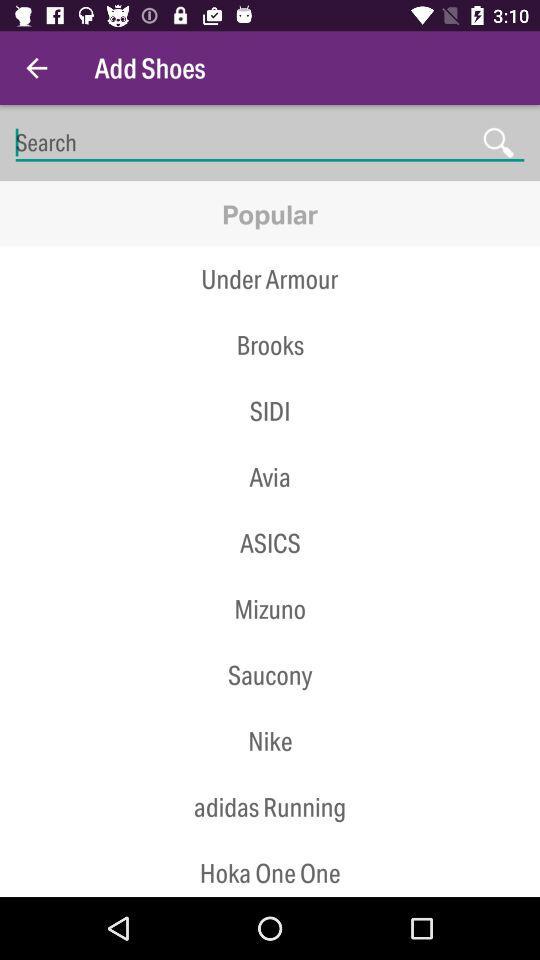  What do you see at coordinates (270, 142) in the screenshot?
I see `search bar` at bounding box center [270, 142].